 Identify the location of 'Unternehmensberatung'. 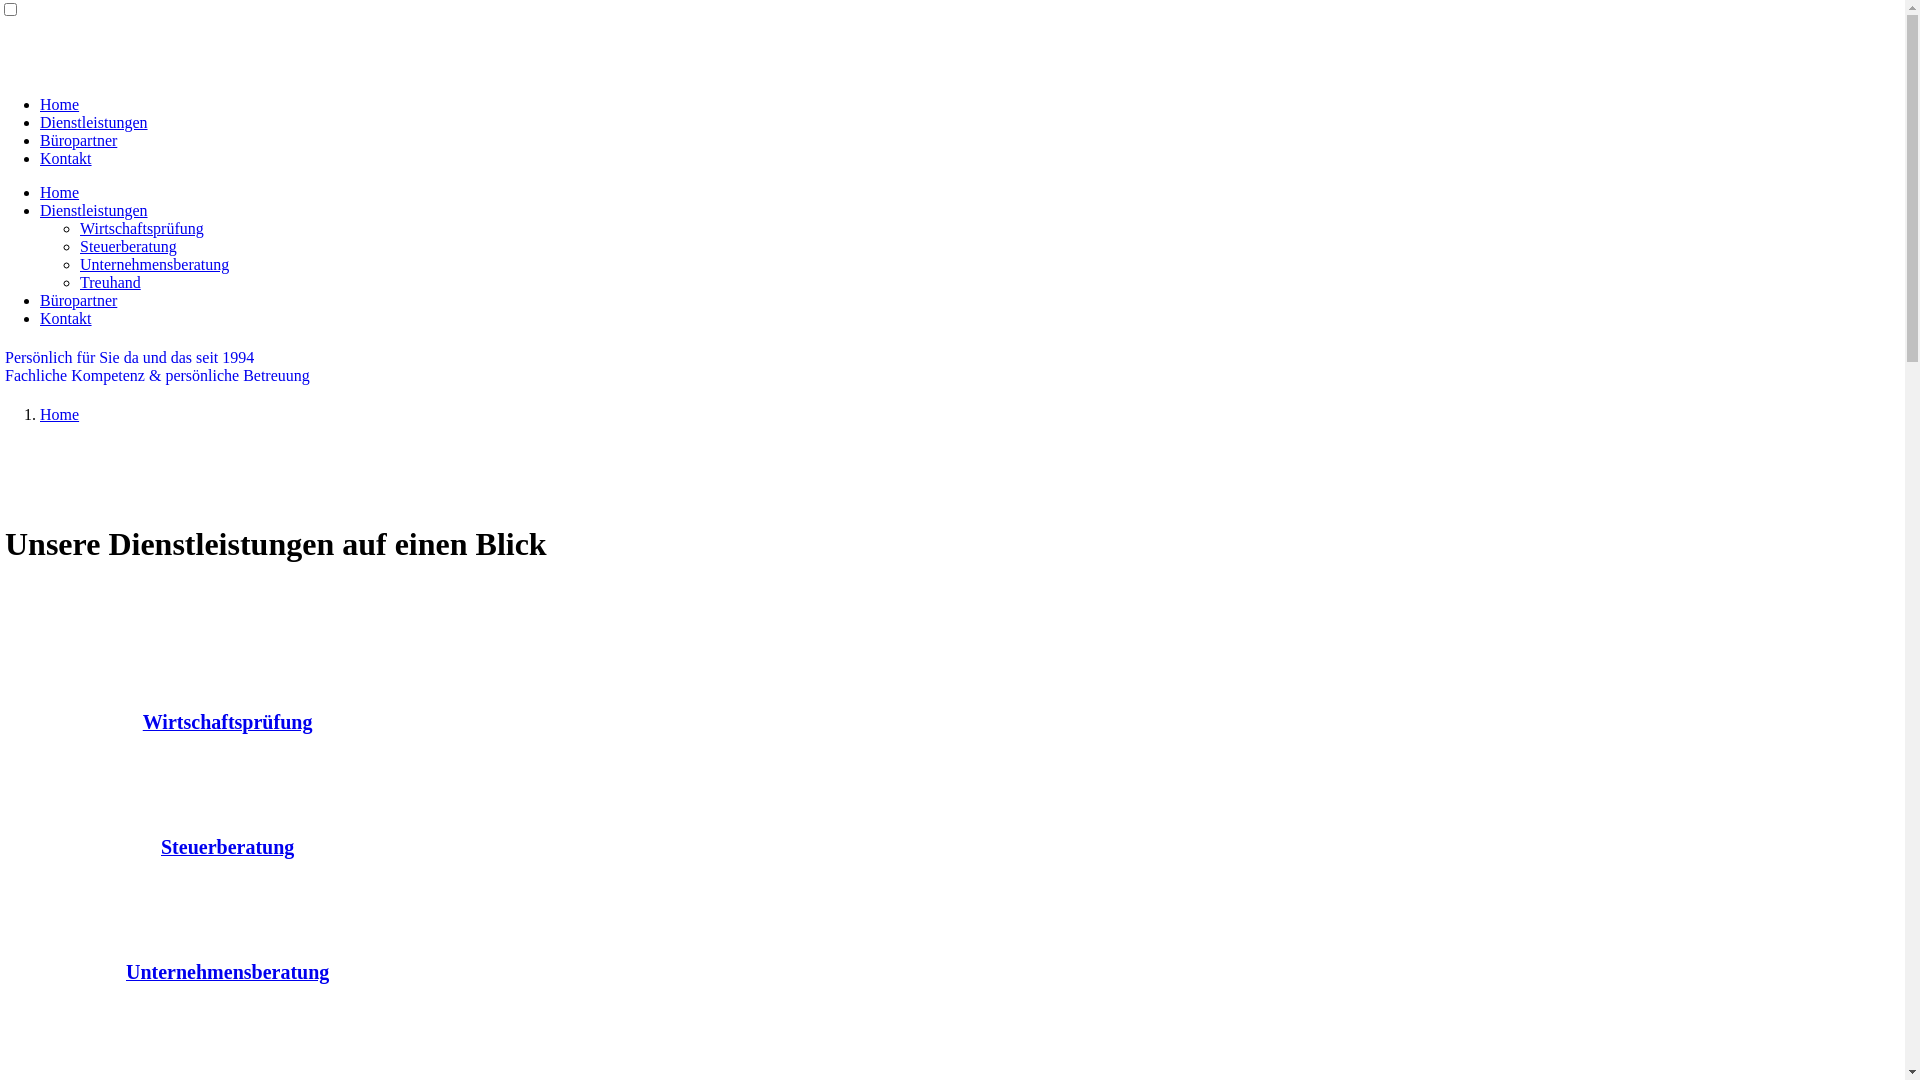
(124, 972).